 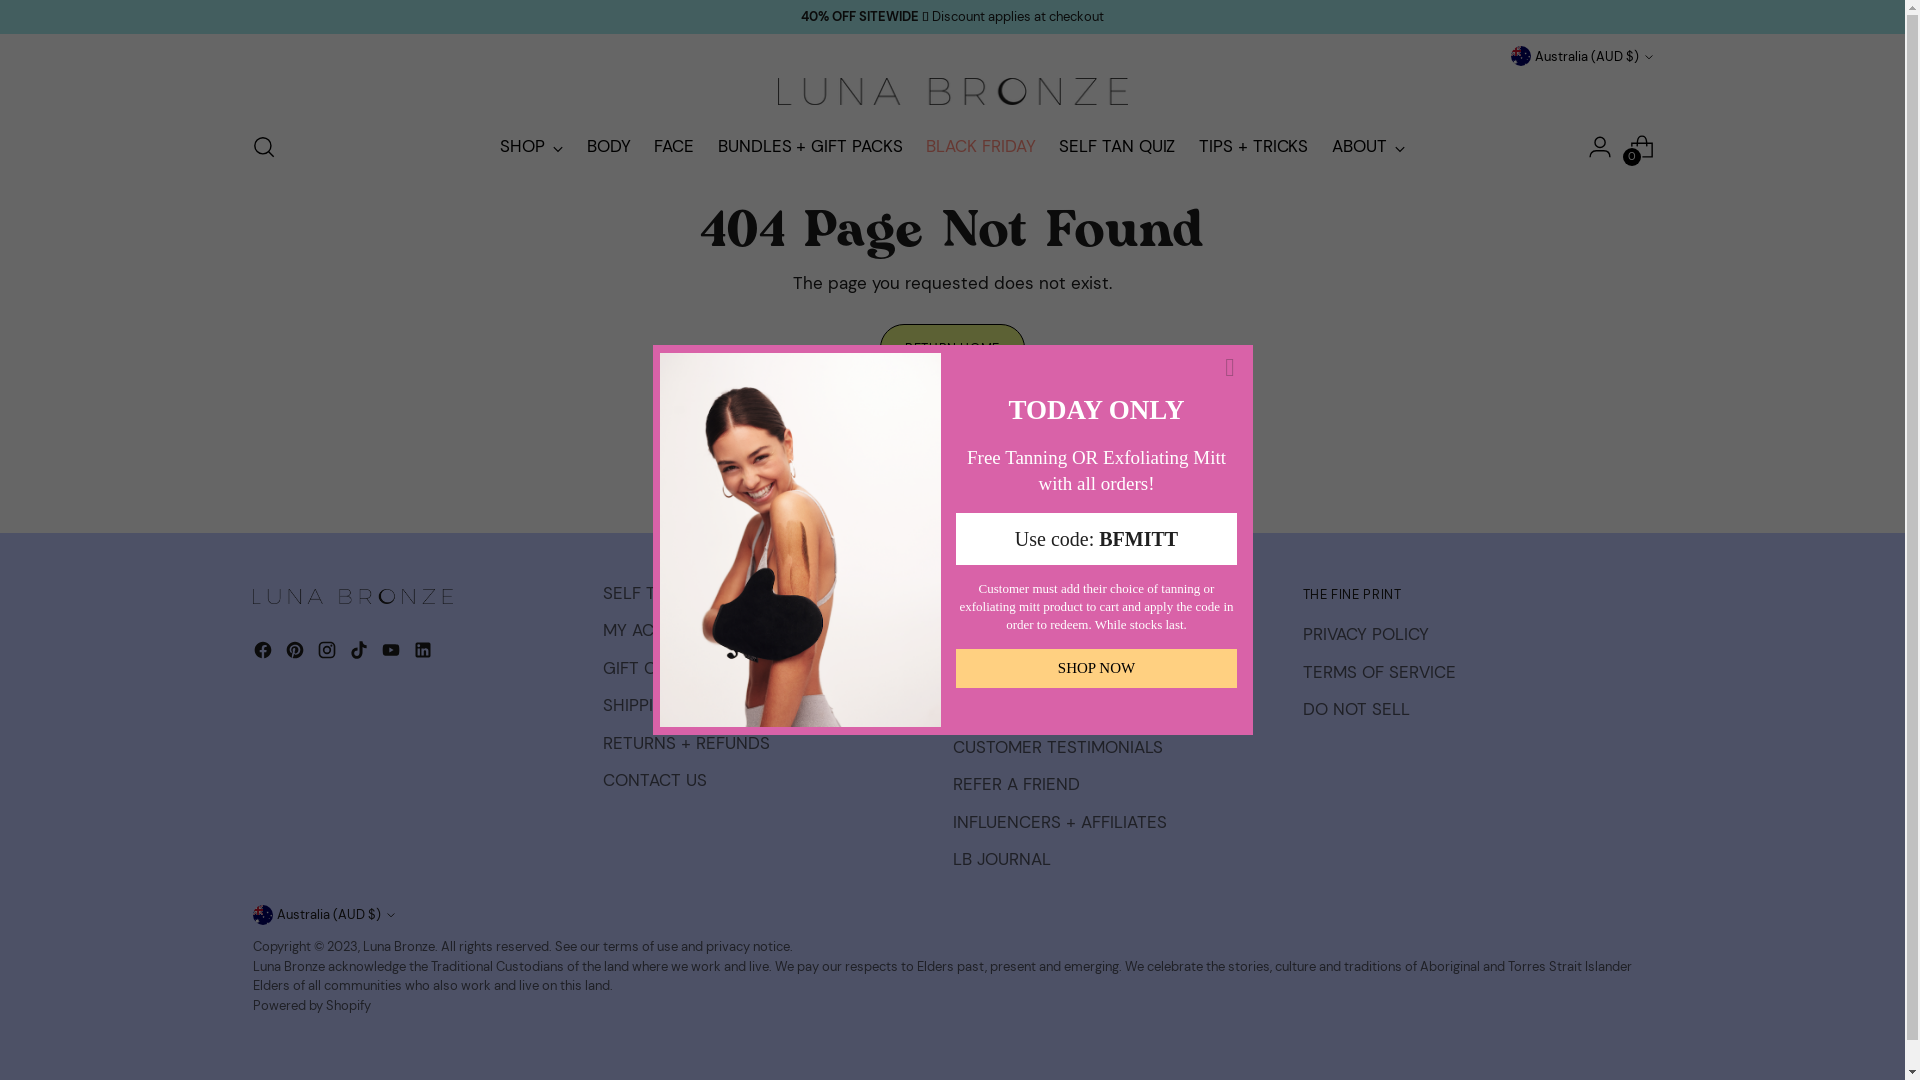 I want to click on 'TIPS + TRICKS', so click(x=1252, y=145).